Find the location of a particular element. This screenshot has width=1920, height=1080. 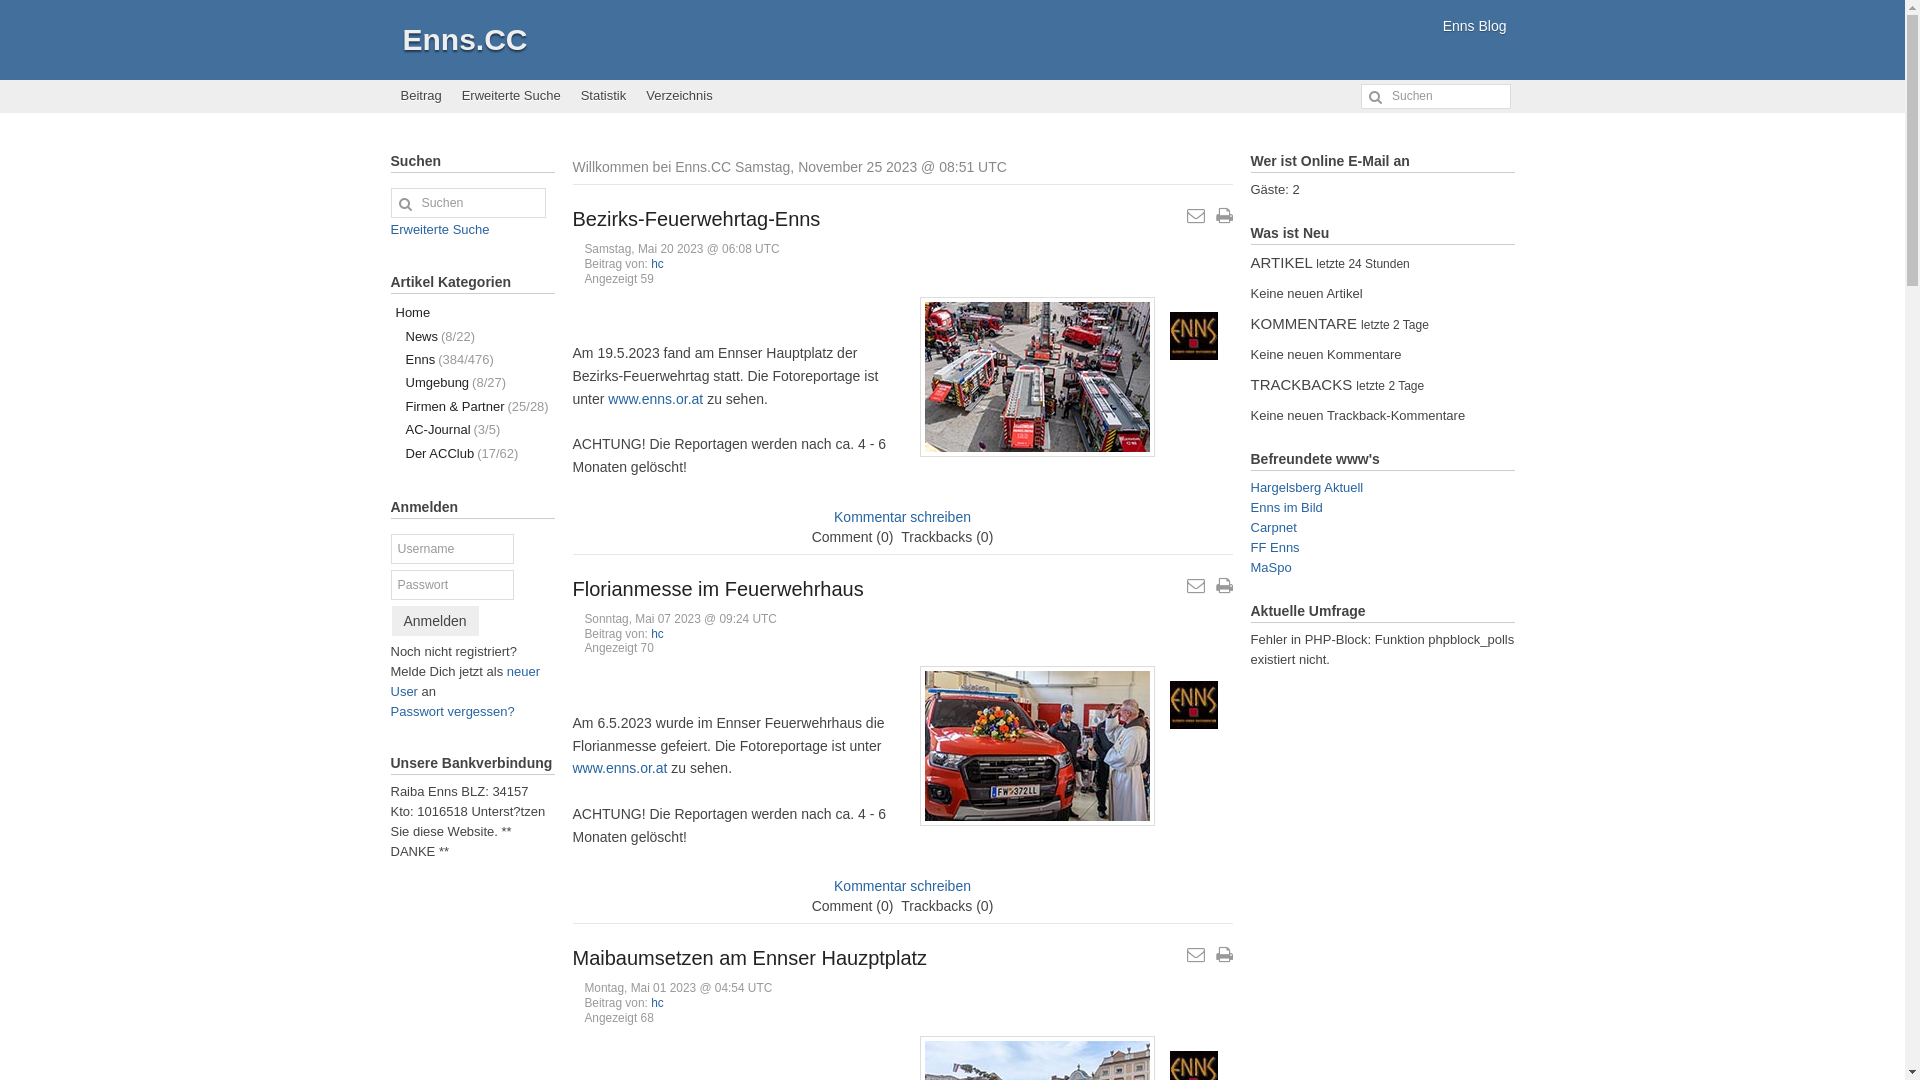

'Bezirks-Feuerwehrtag-Enns' is located at coordinates (696, 219).